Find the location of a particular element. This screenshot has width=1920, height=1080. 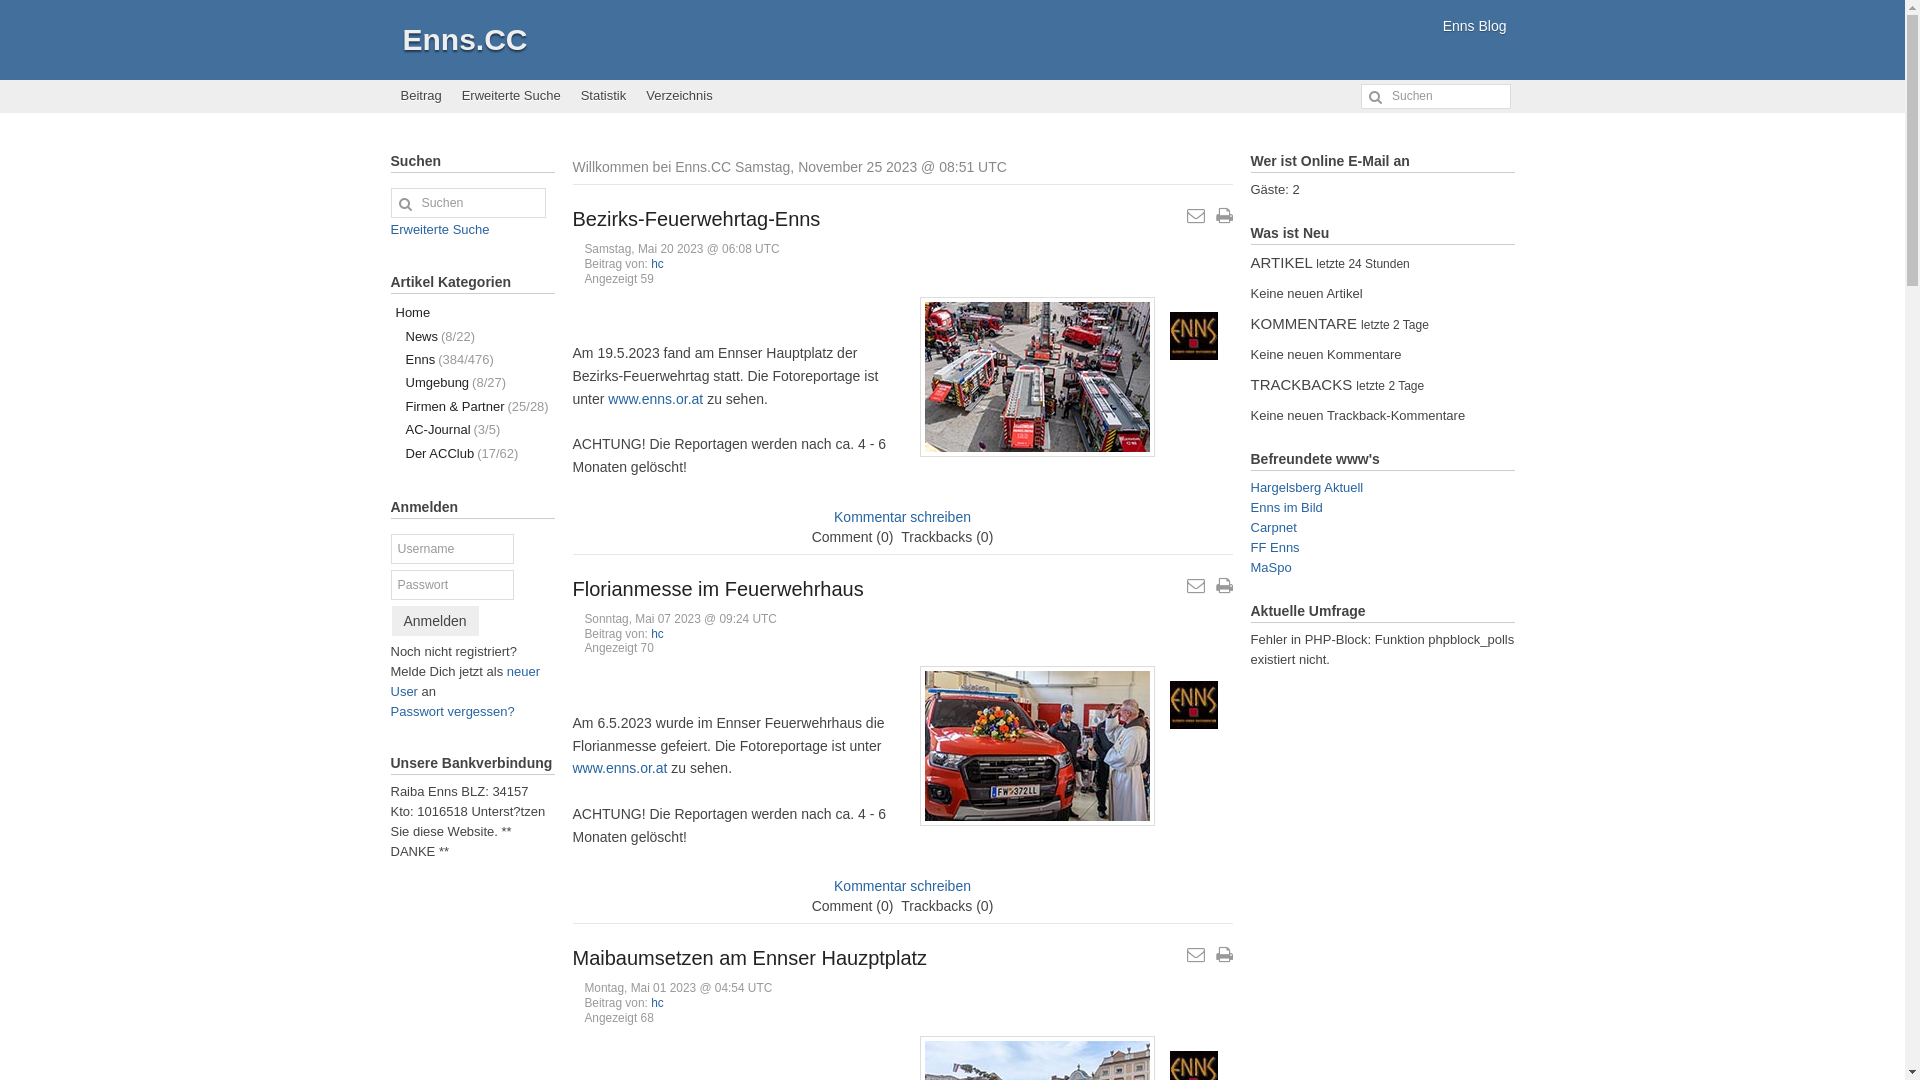

'Bezirks-Feuerwehrtag-Enns' is located at coordinates (696, 219).